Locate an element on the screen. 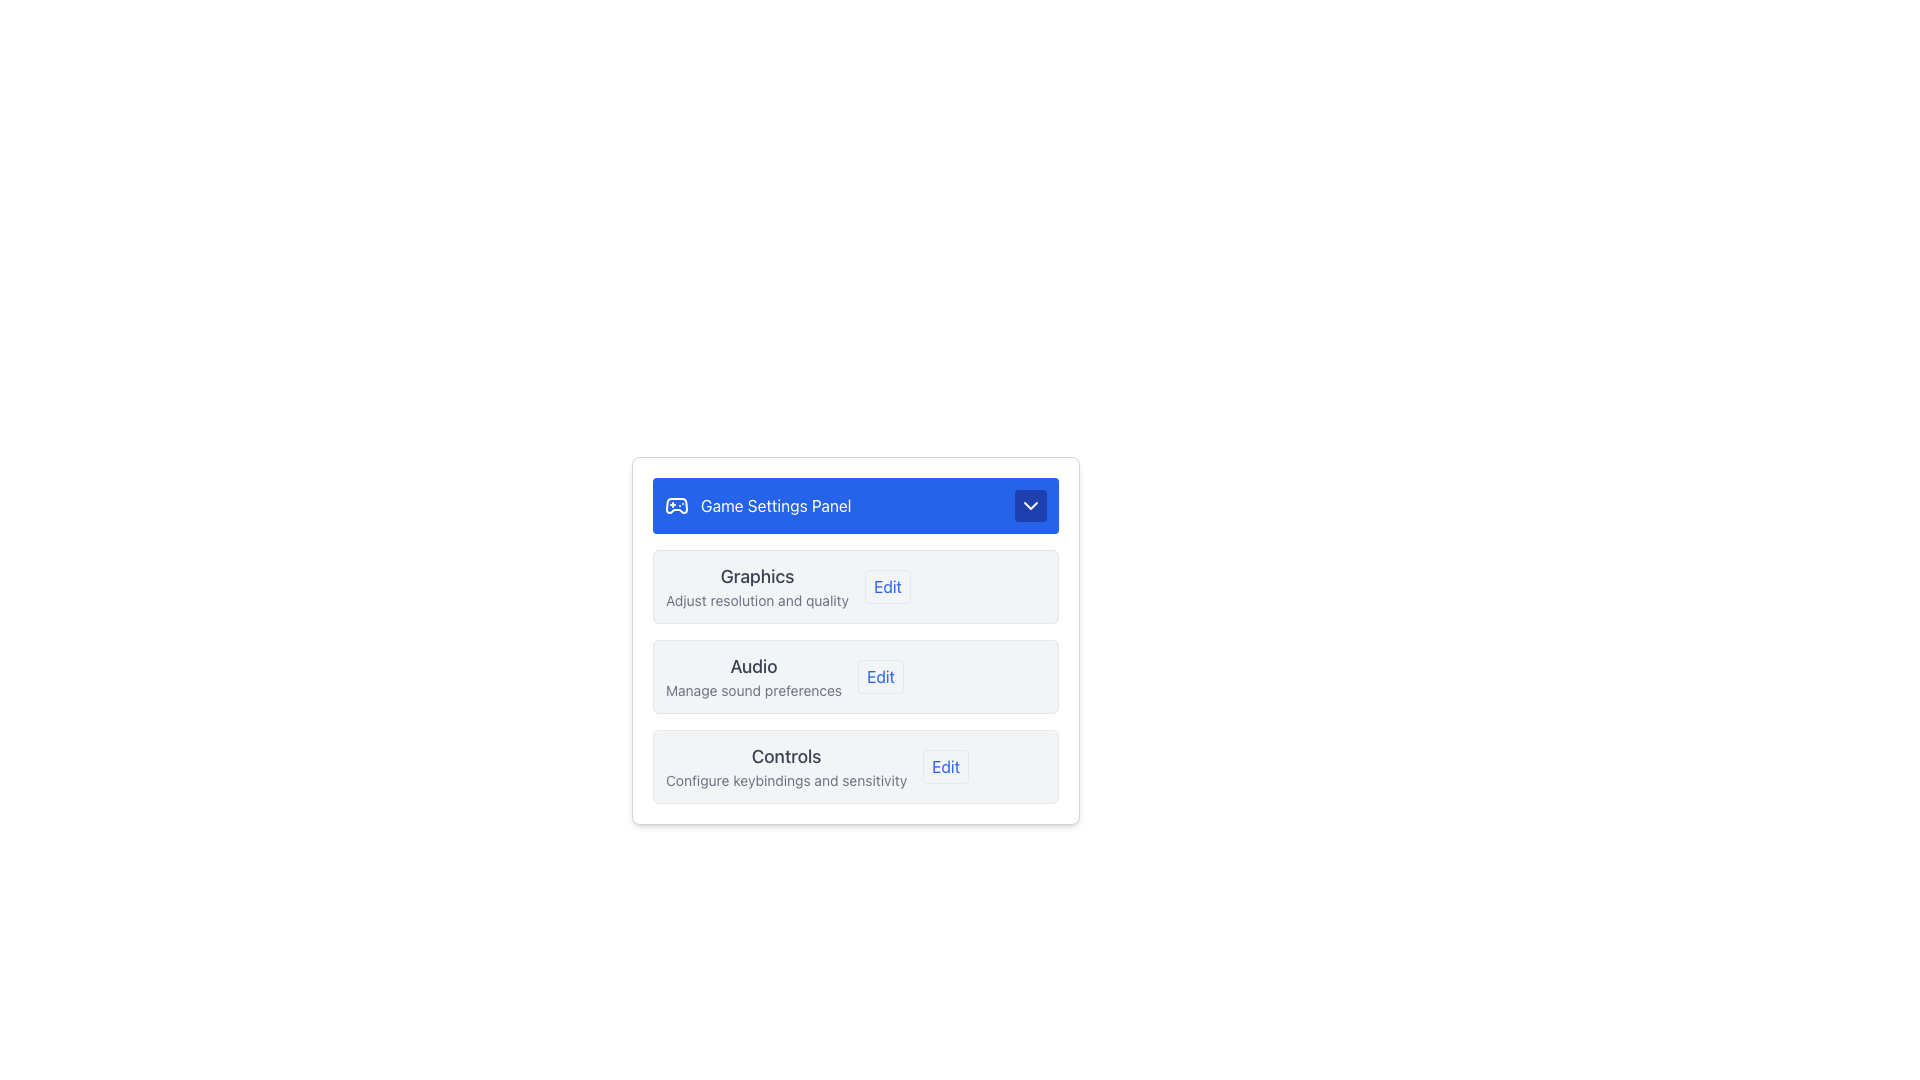 The width and height of the screenshot is (1920, 1080). the 'Edit' button, which is a small rectangular button with blue text on a transparent background located in the 'Graphics' section of the 'Game Settings Panel' is located at coordinates (887, 585).